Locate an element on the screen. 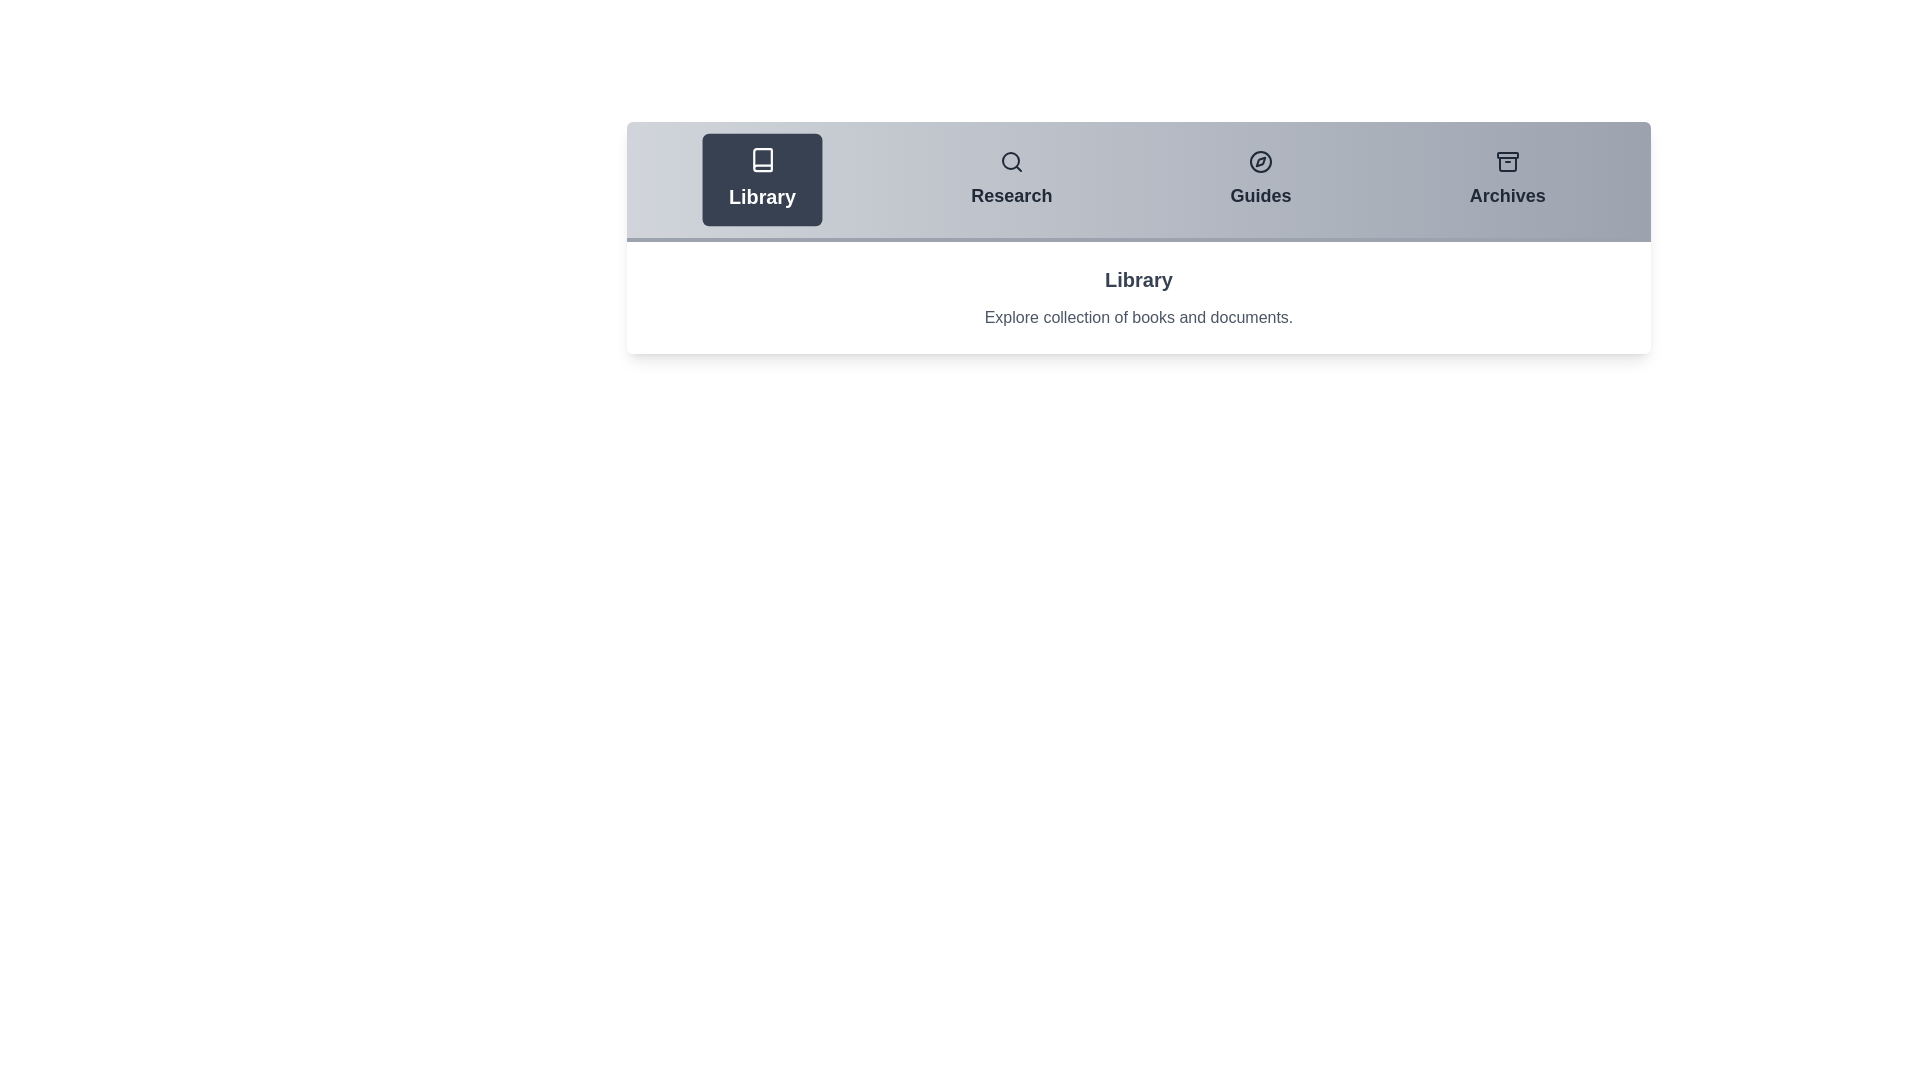 The width and height of the screenshot is (1920, 1080). the icons associated with each tab: Archives is located at coordinates (1507, 161).